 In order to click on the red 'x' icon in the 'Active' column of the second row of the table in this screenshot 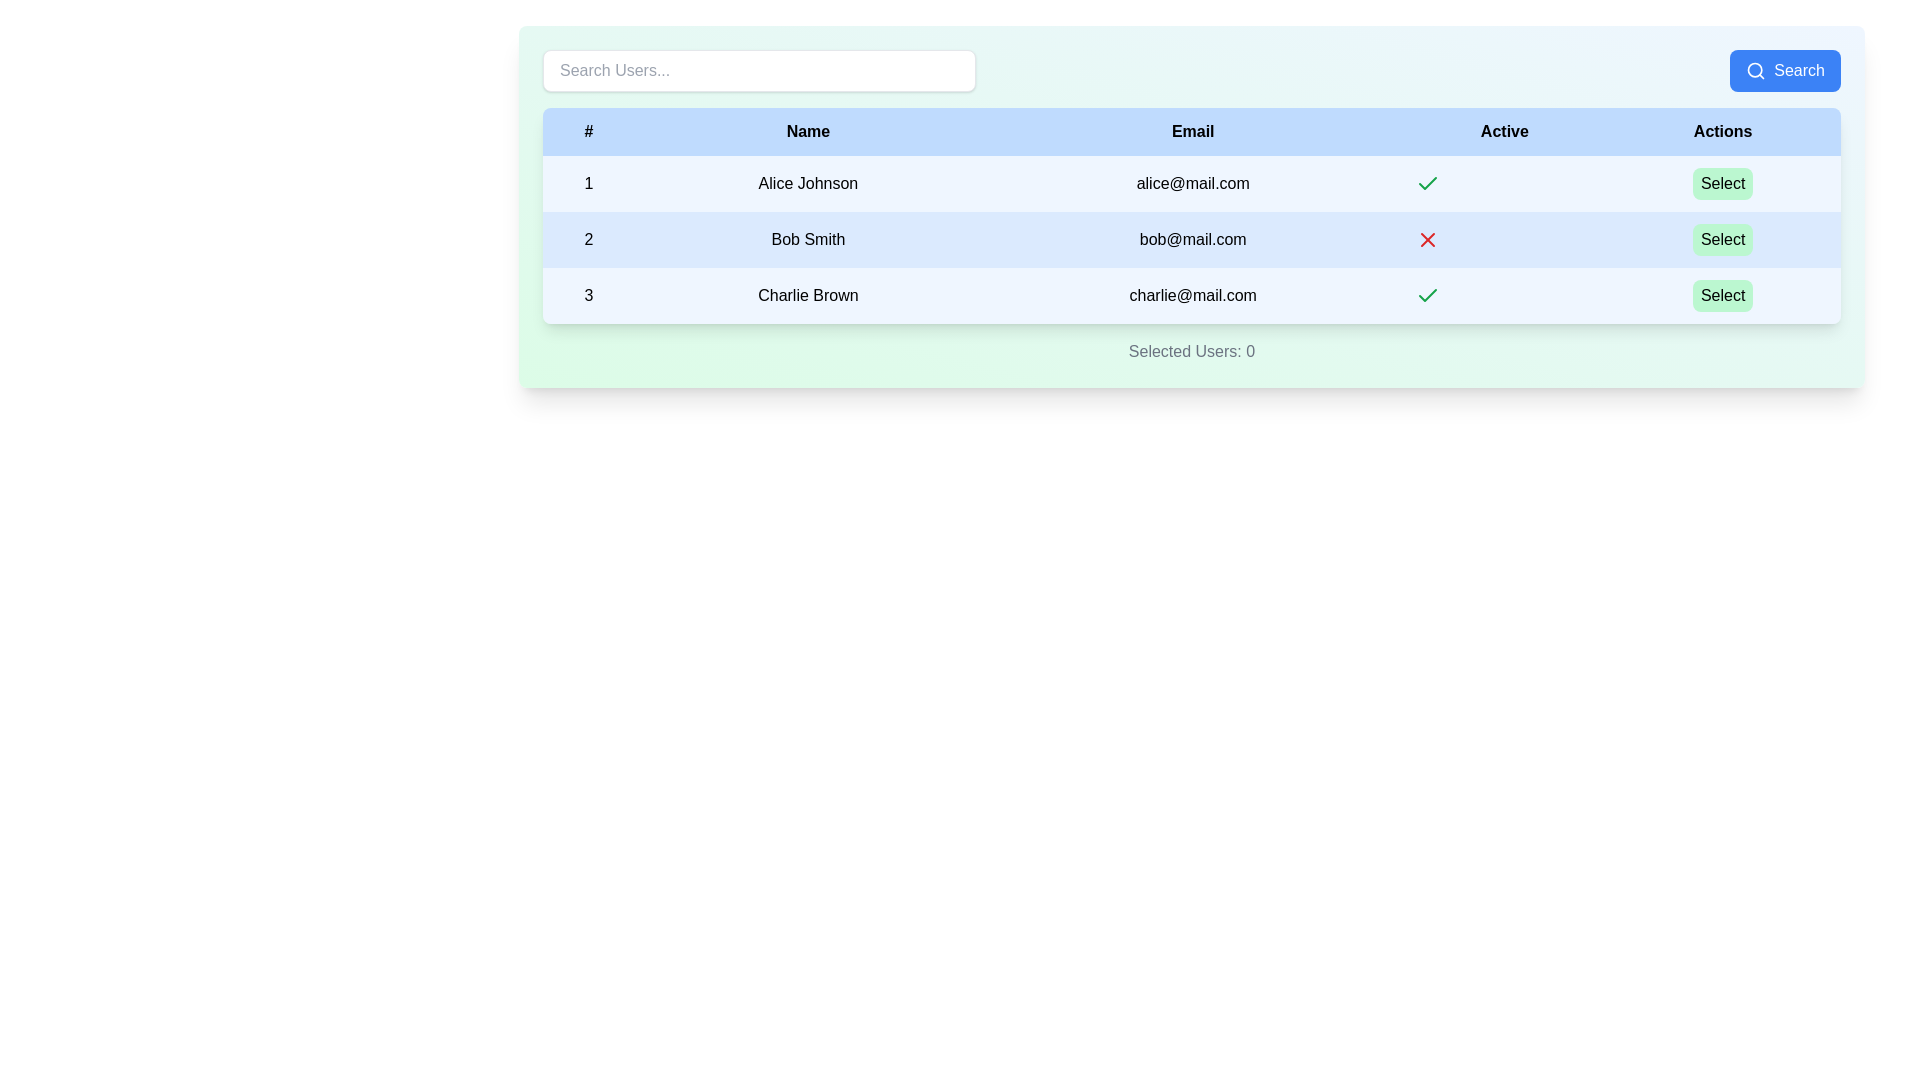, I will do `click(1427, 238)`.